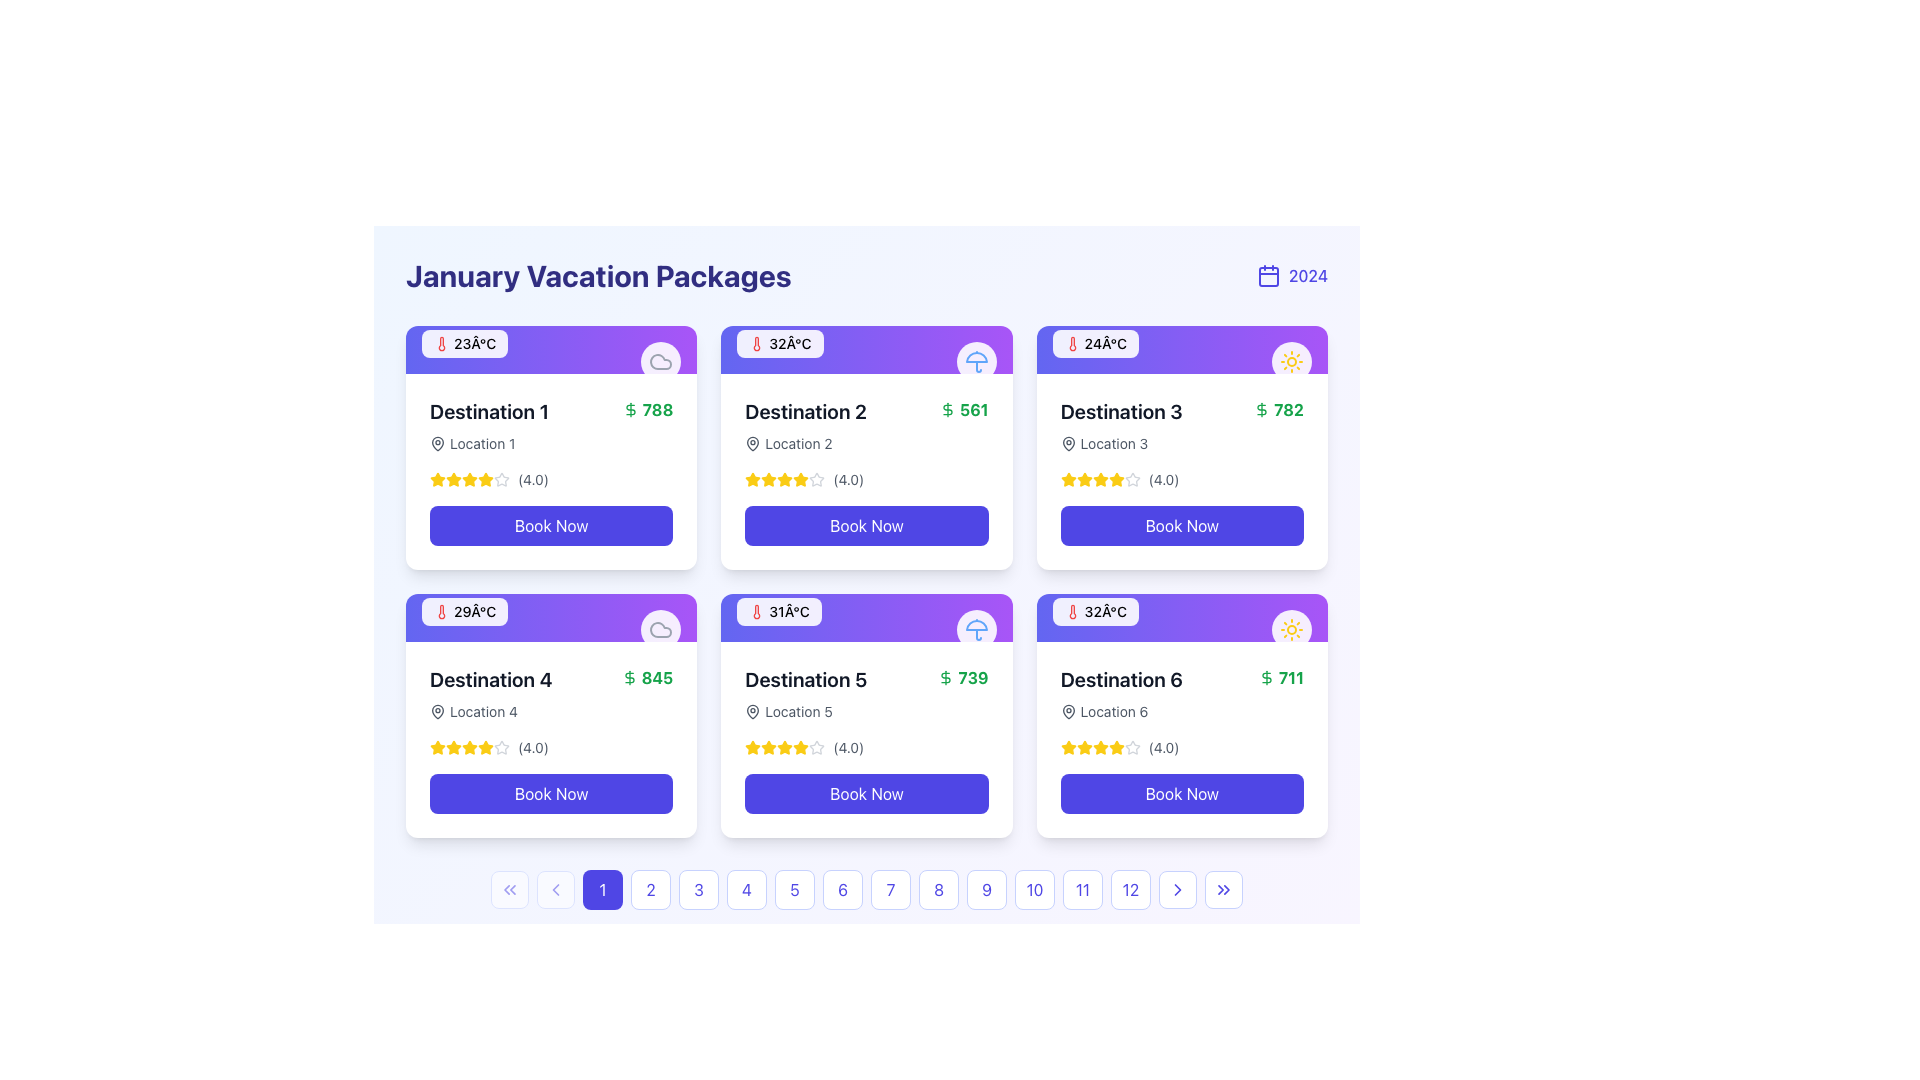  What do you see at coordinates (1182, 793) in the screenshot?
I see `the booking button located at the bottom of the card for 'Destination 6' to initiate the booking process` at bounding box center [1182, 793].